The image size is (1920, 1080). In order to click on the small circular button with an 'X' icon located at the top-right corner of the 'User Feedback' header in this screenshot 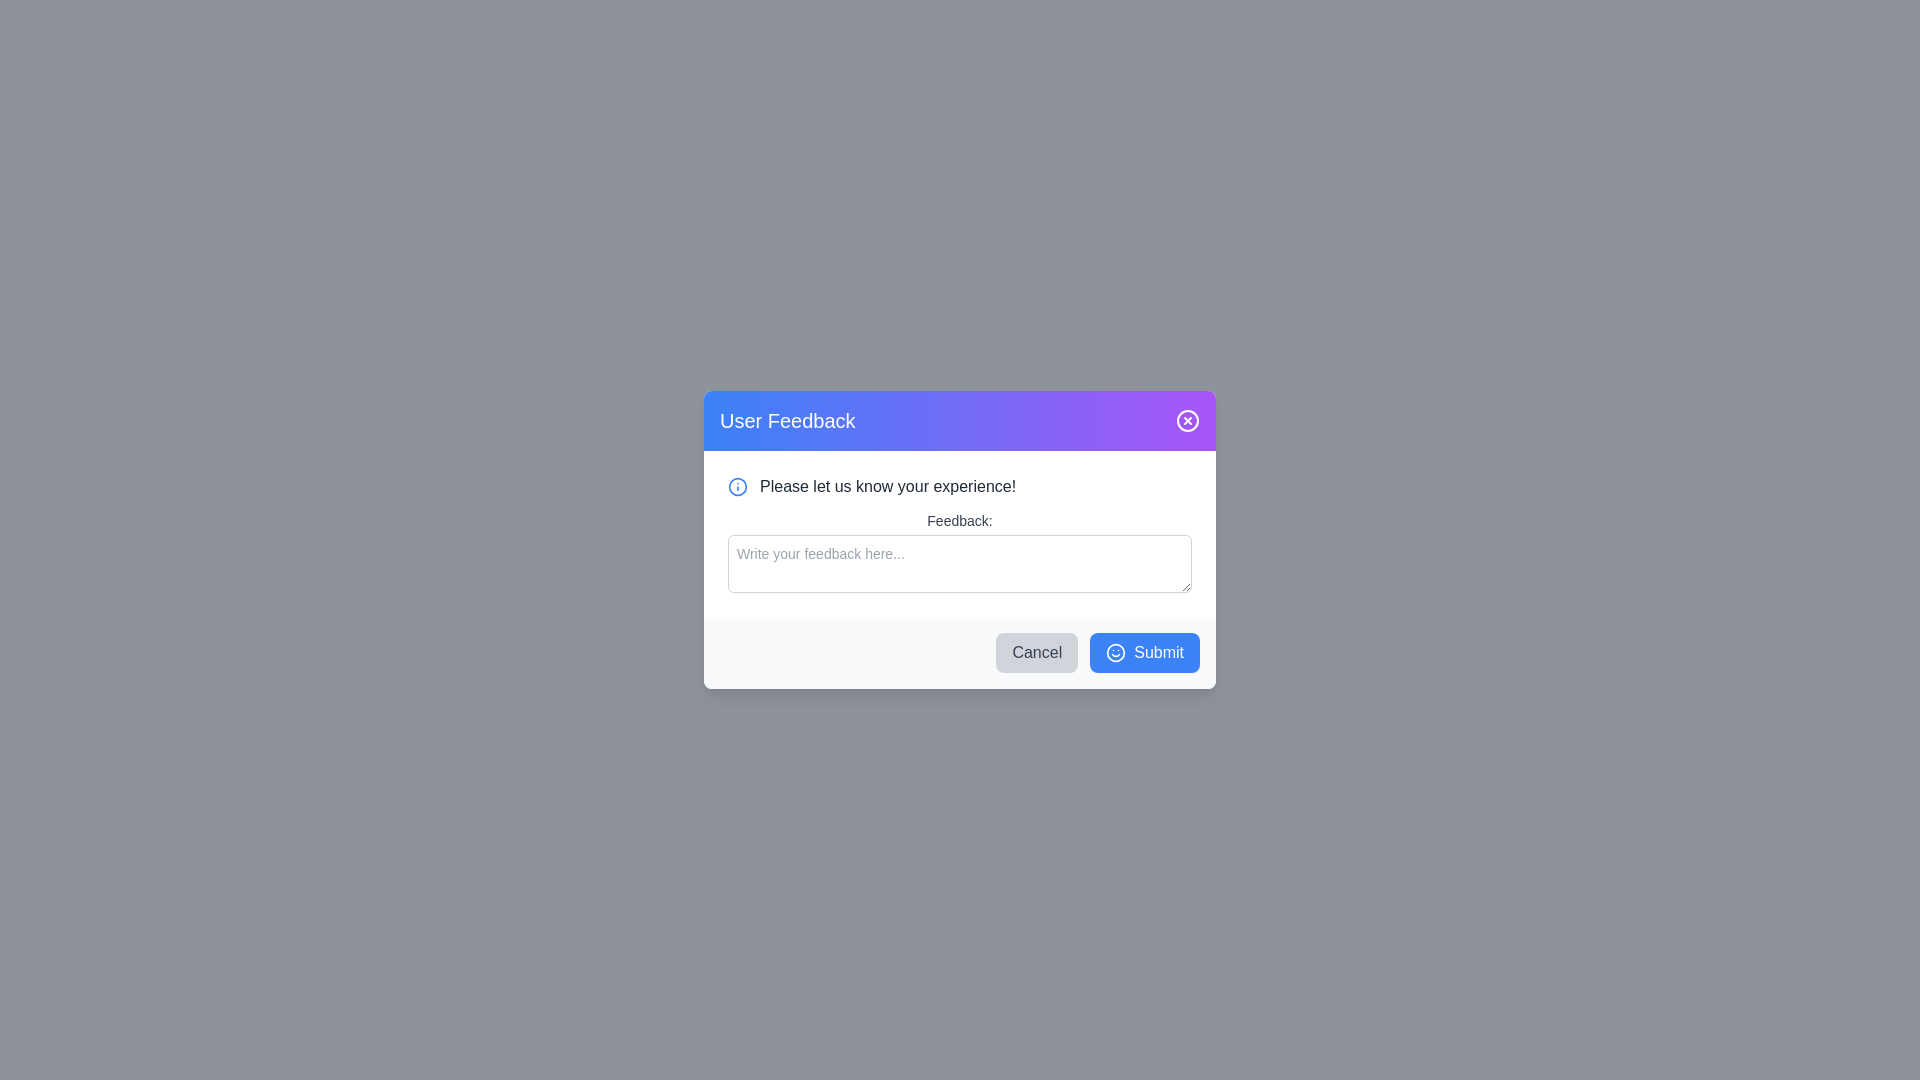, I will do `click(1188, 419)`.